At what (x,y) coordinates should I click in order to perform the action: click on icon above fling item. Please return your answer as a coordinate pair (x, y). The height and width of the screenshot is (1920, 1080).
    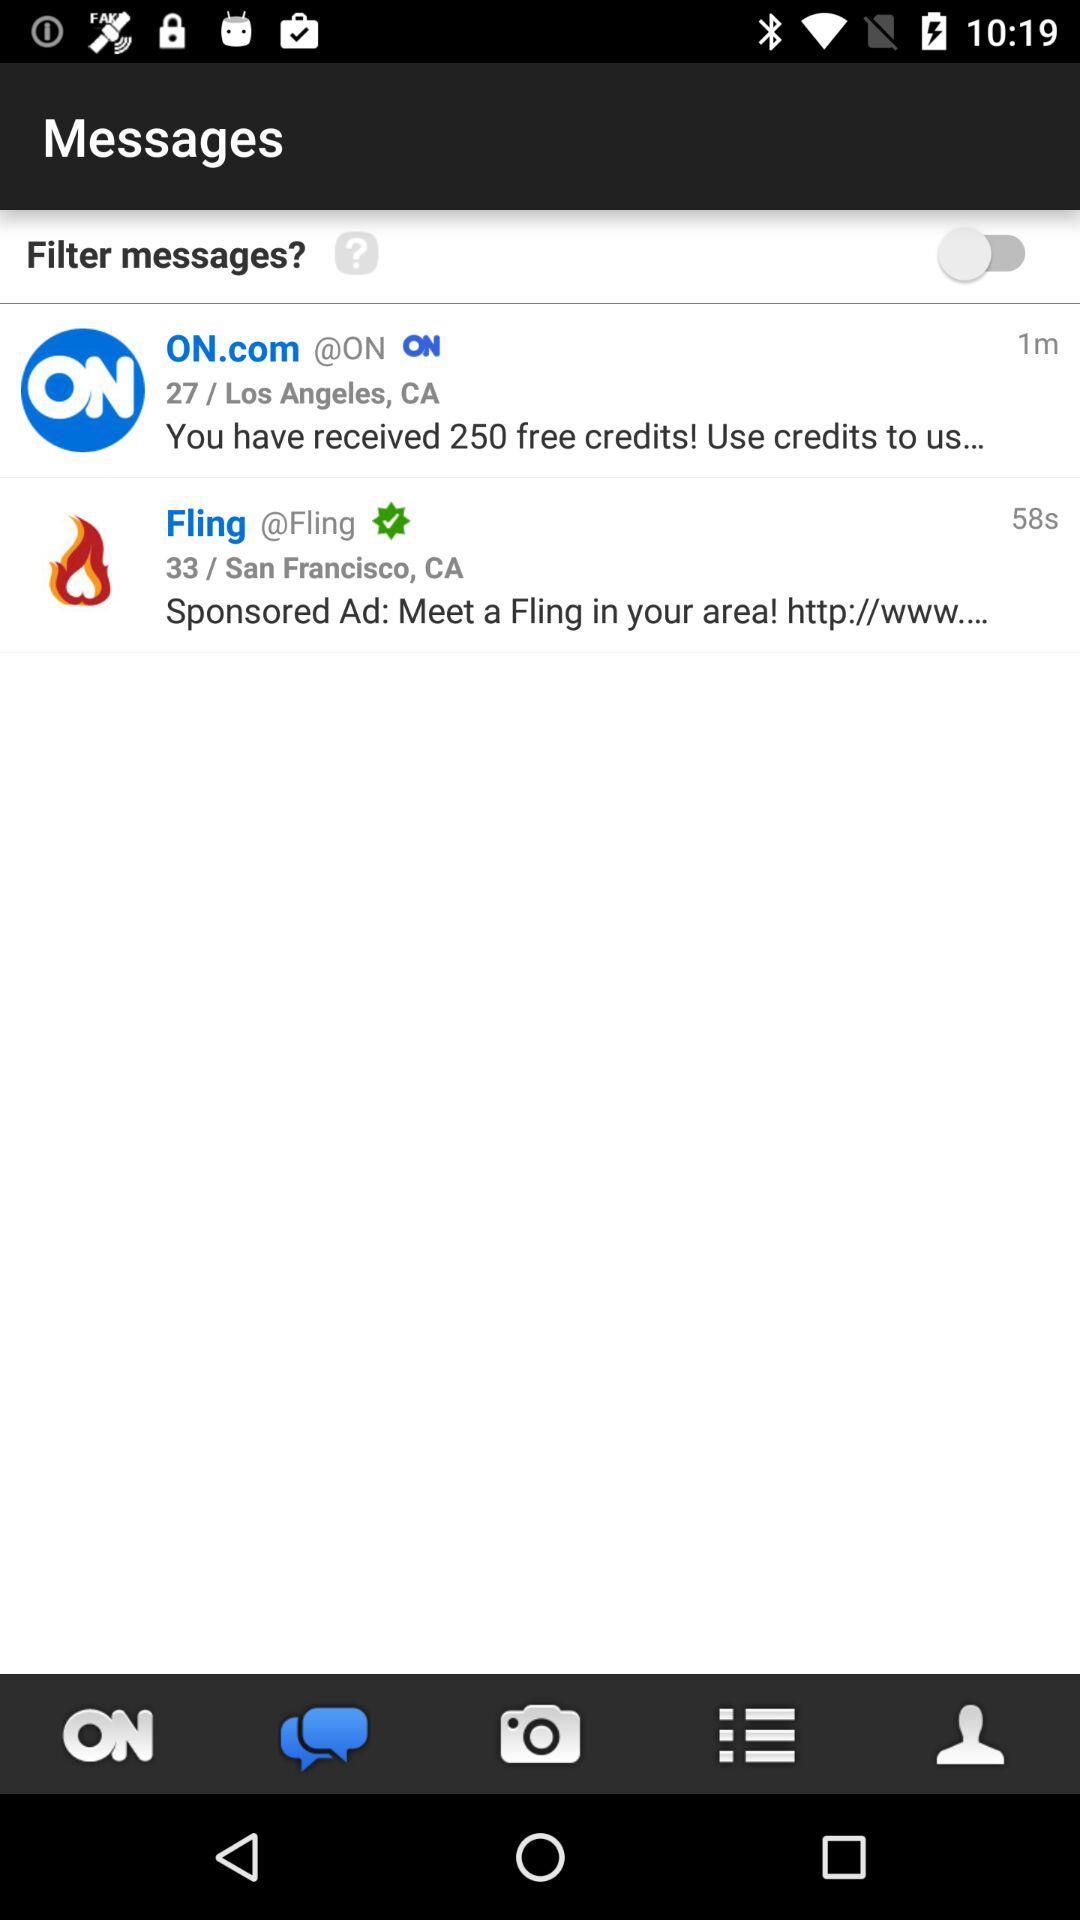
    Looking at the image, I should click on (580, 434).